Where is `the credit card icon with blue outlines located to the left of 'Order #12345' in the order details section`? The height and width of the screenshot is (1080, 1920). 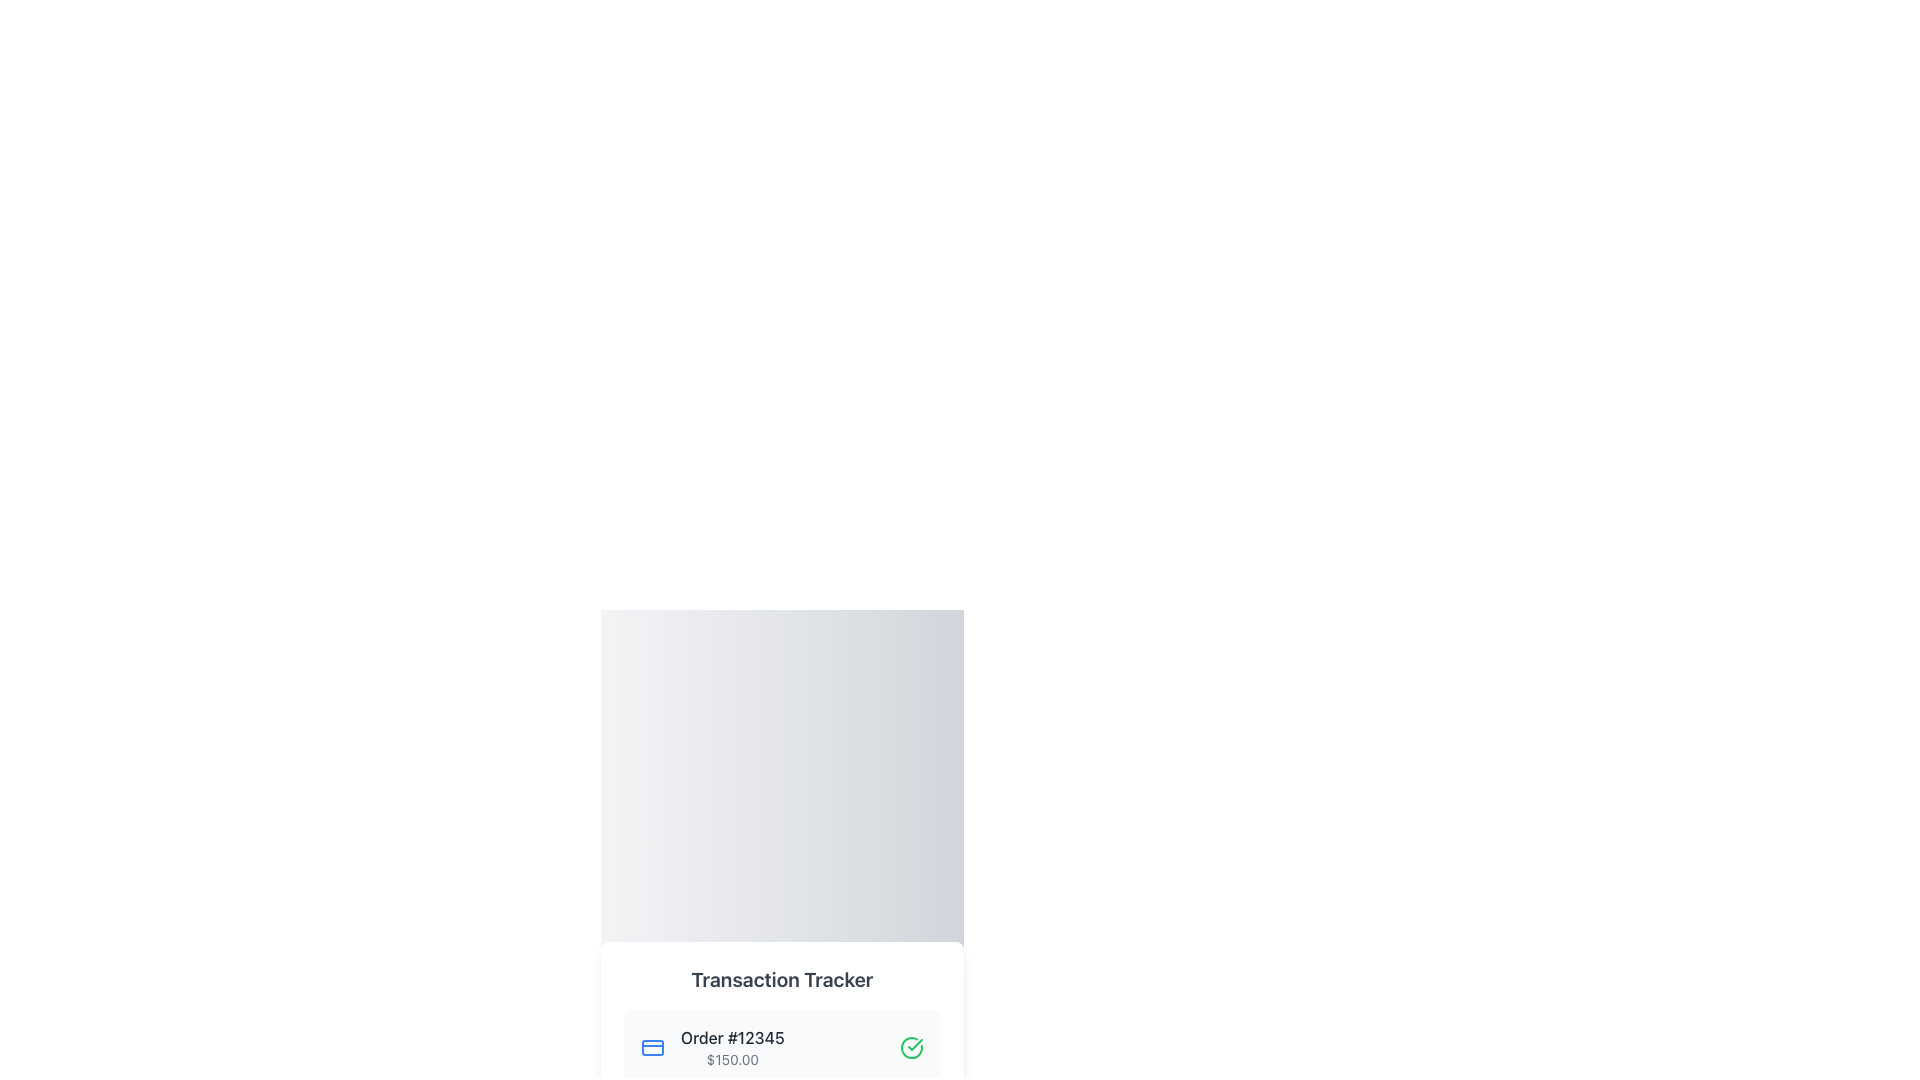
the credit card icon with blue outlines located to the left of 'Order #12345' in the order details section is located at coordinates (652, 1047).